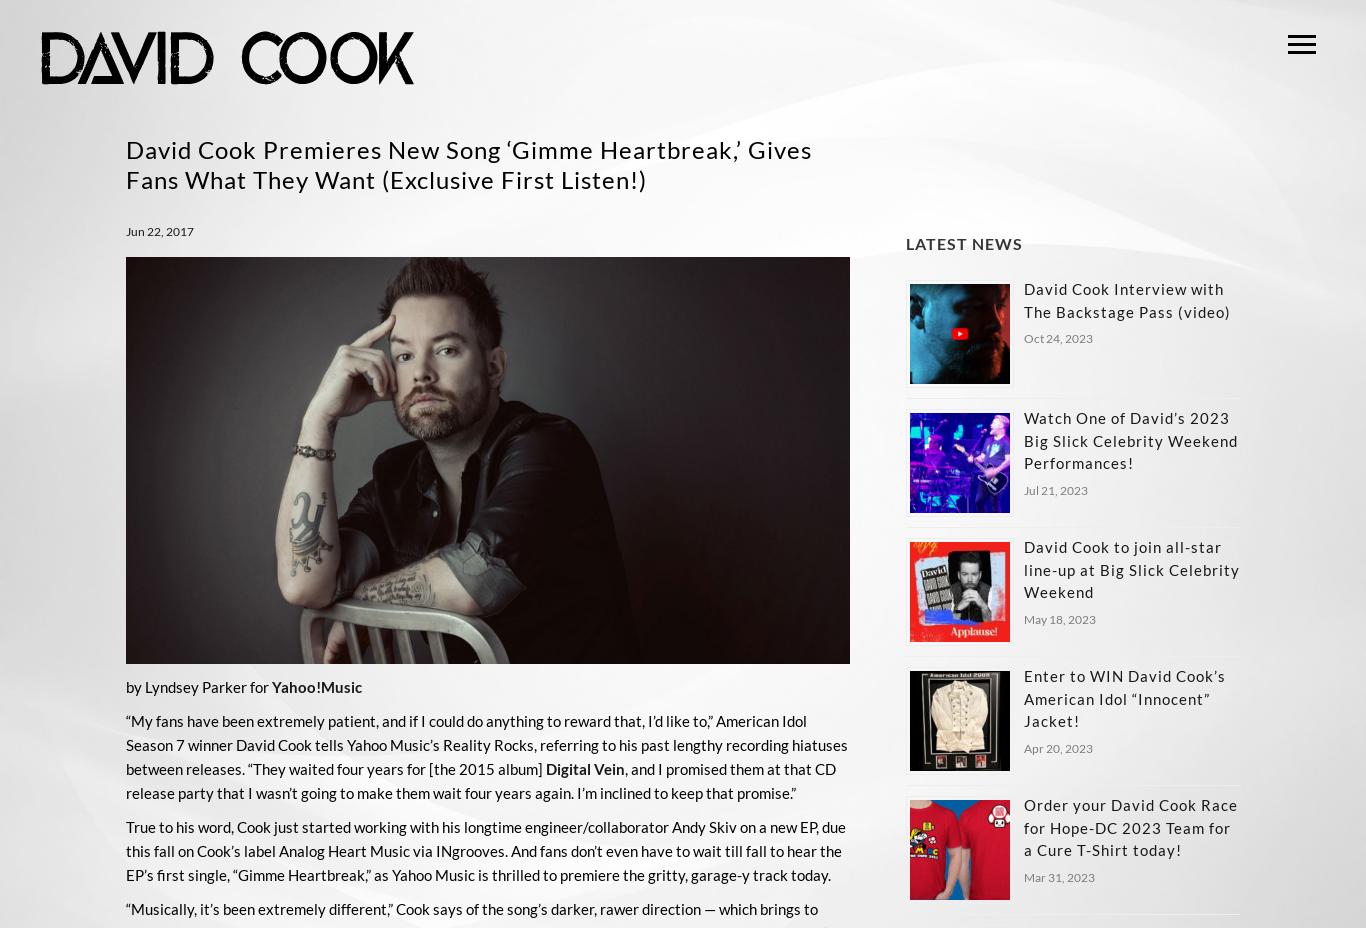 This screenshot has width=1366, height=928. What do you see at coordinates (584, 767) in the screenshot?
I see `'Digital Vein'` at bounding box center [584, 767].